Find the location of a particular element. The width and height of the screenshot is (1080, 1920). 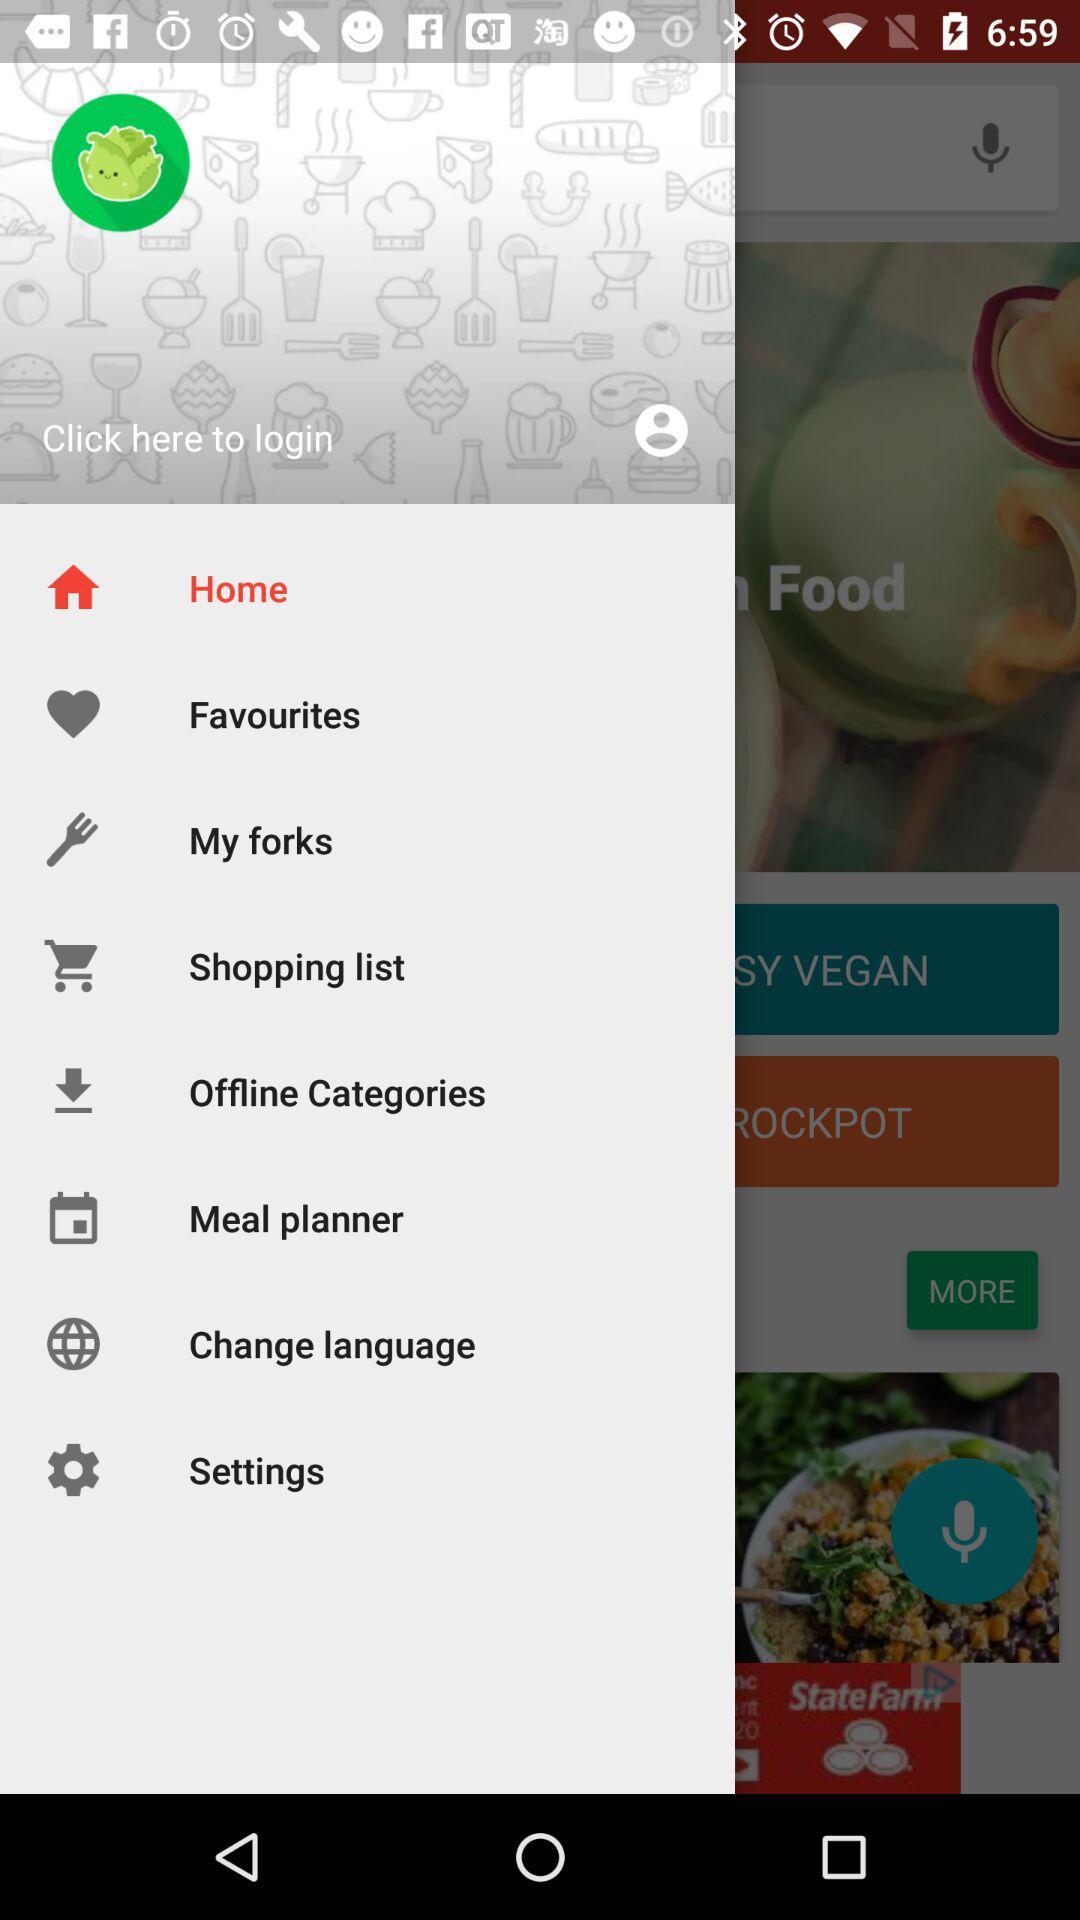

the microphone icon is located at coordinates (990, 146).